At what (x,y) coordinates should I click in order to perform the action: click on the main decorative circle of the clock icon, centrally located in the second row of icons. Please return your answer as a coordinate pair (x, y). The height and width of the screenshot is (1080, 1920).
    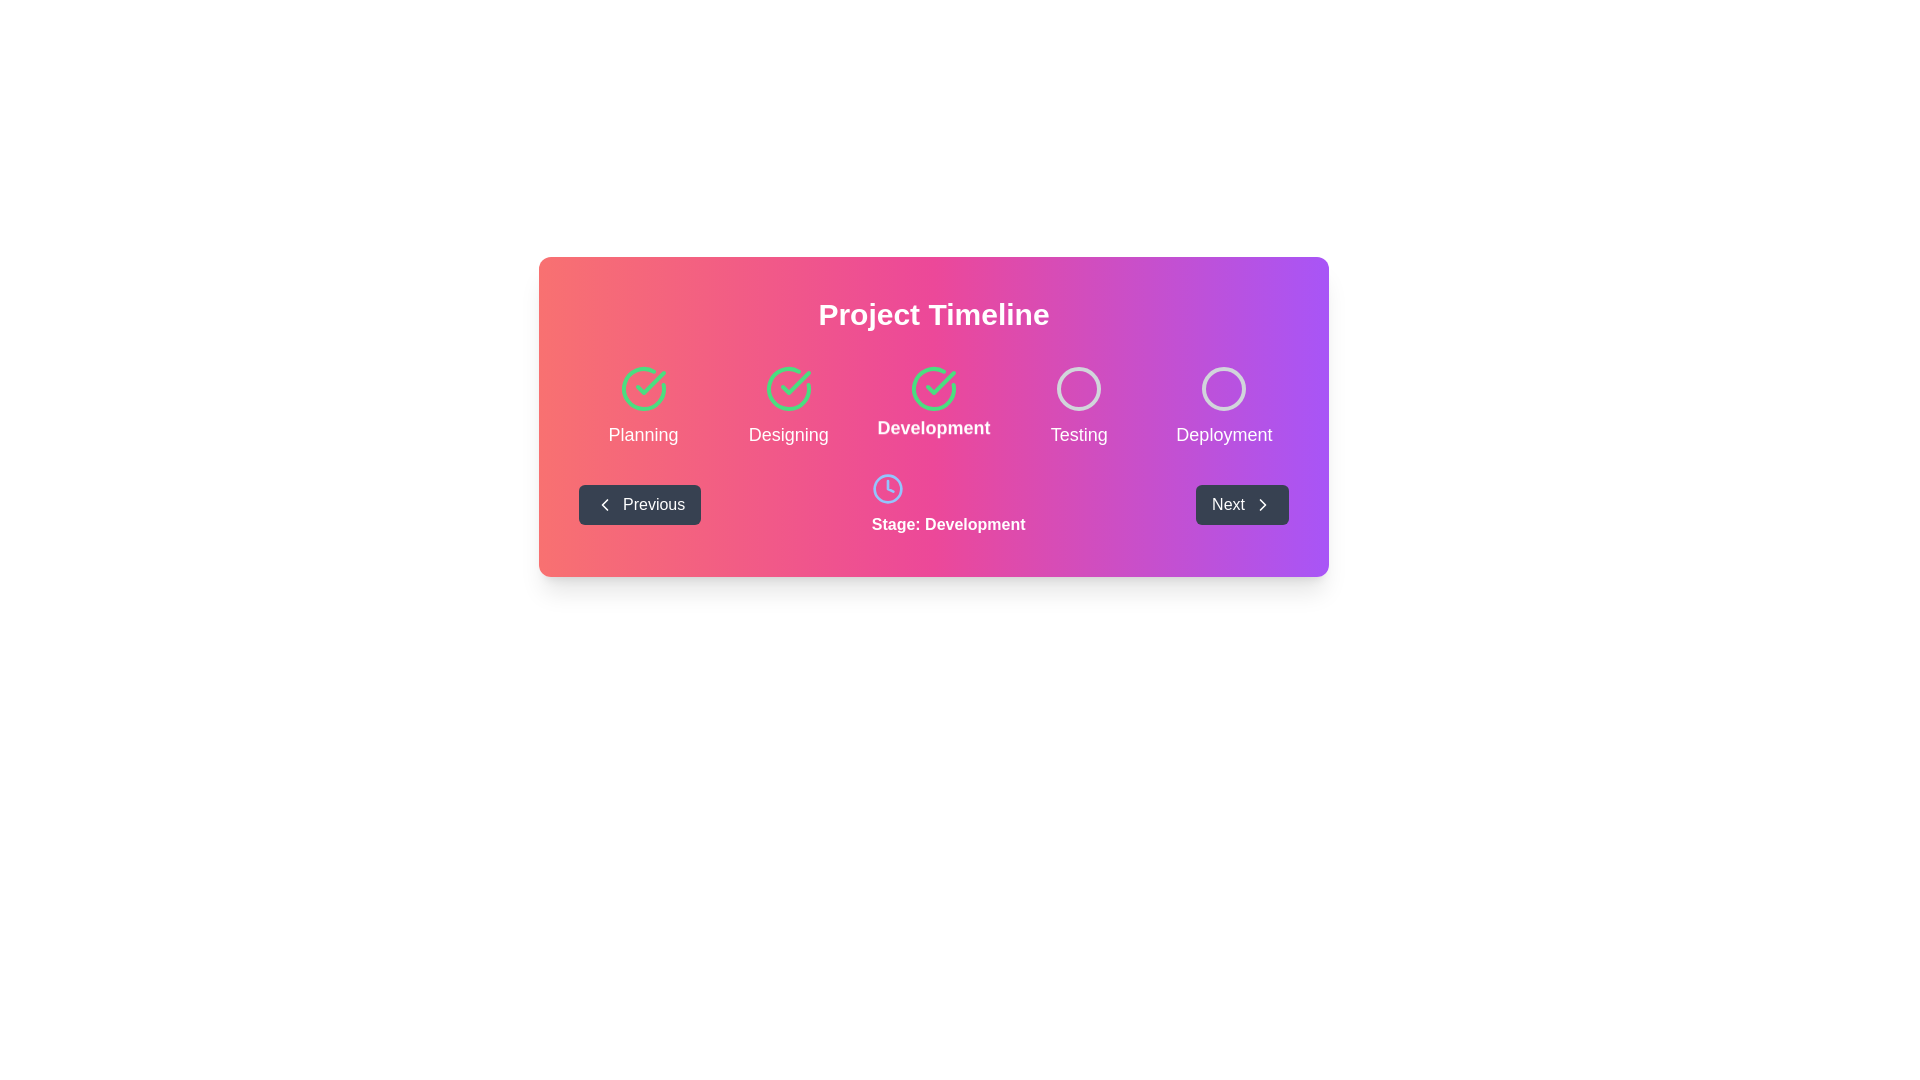
    Looking at the image, I should click on (886, 489).